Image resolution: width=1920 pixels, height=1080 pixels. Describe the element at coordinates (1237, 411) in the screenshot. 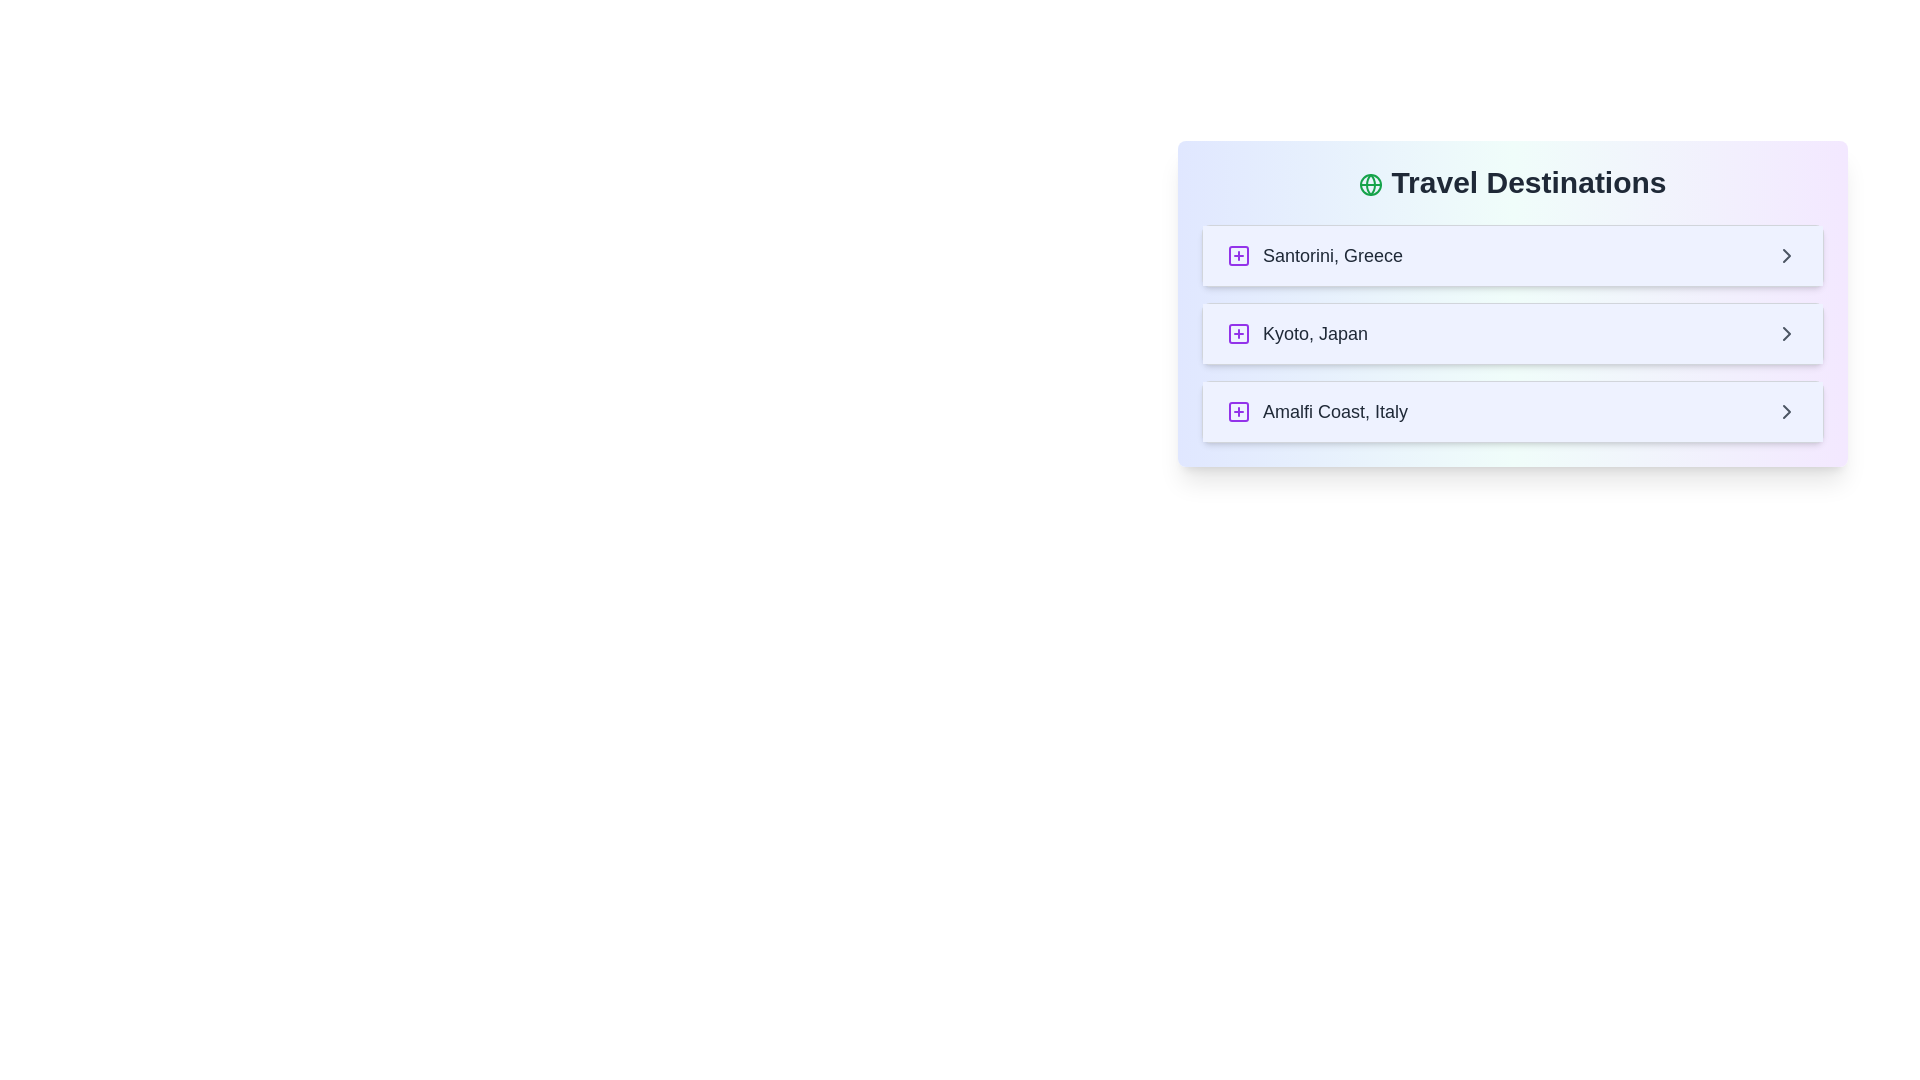

I see `the purple outlined square button with a centered purple plus sign, located to the left of the text 'Amalfi Coast, Italy' in the travel destinations list` at that location.